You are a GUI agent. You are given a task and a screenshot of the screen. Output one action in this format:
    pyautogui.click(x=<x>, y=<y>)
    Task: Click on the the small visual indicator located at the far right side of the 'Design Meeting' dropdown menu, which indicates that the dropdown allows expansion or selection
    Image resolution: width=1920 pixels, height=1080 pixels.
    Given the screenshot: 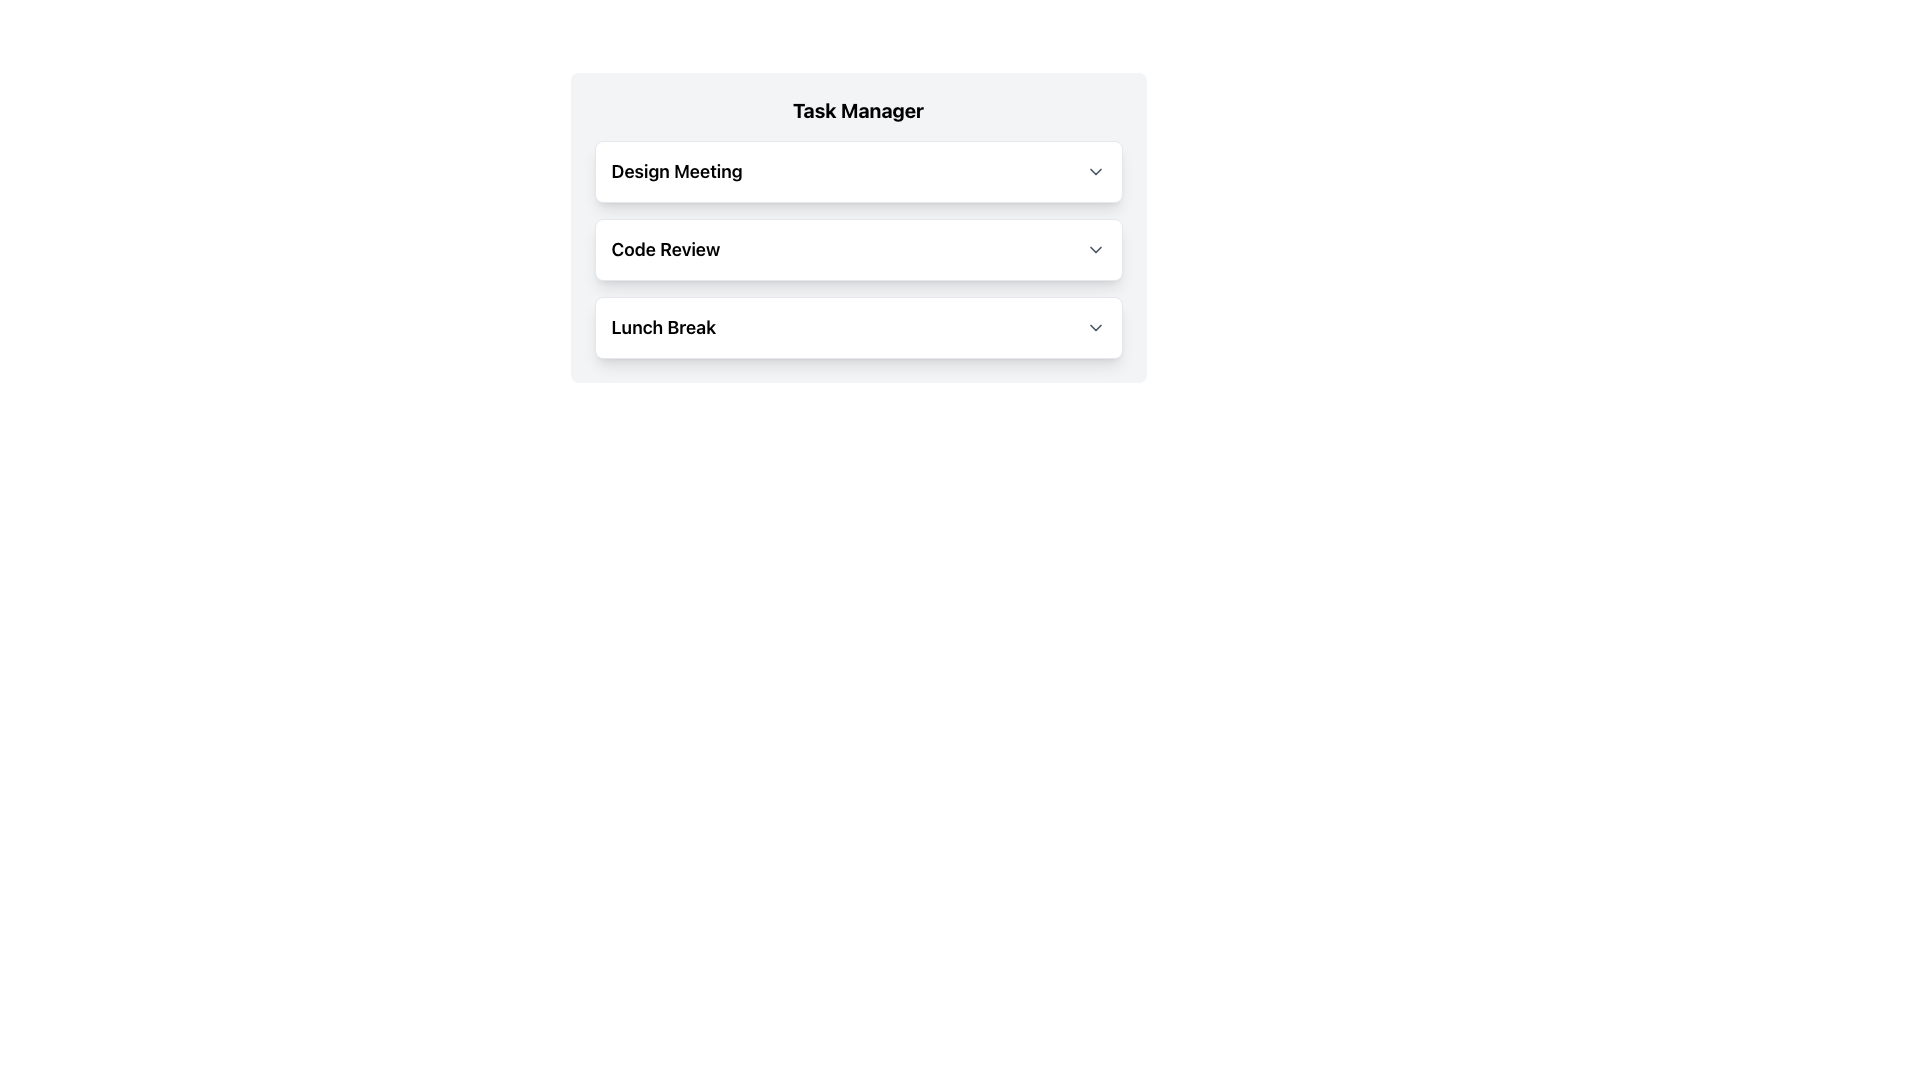 What is the action you would take?
    pyautogui.click(x=1094, y=171)
    